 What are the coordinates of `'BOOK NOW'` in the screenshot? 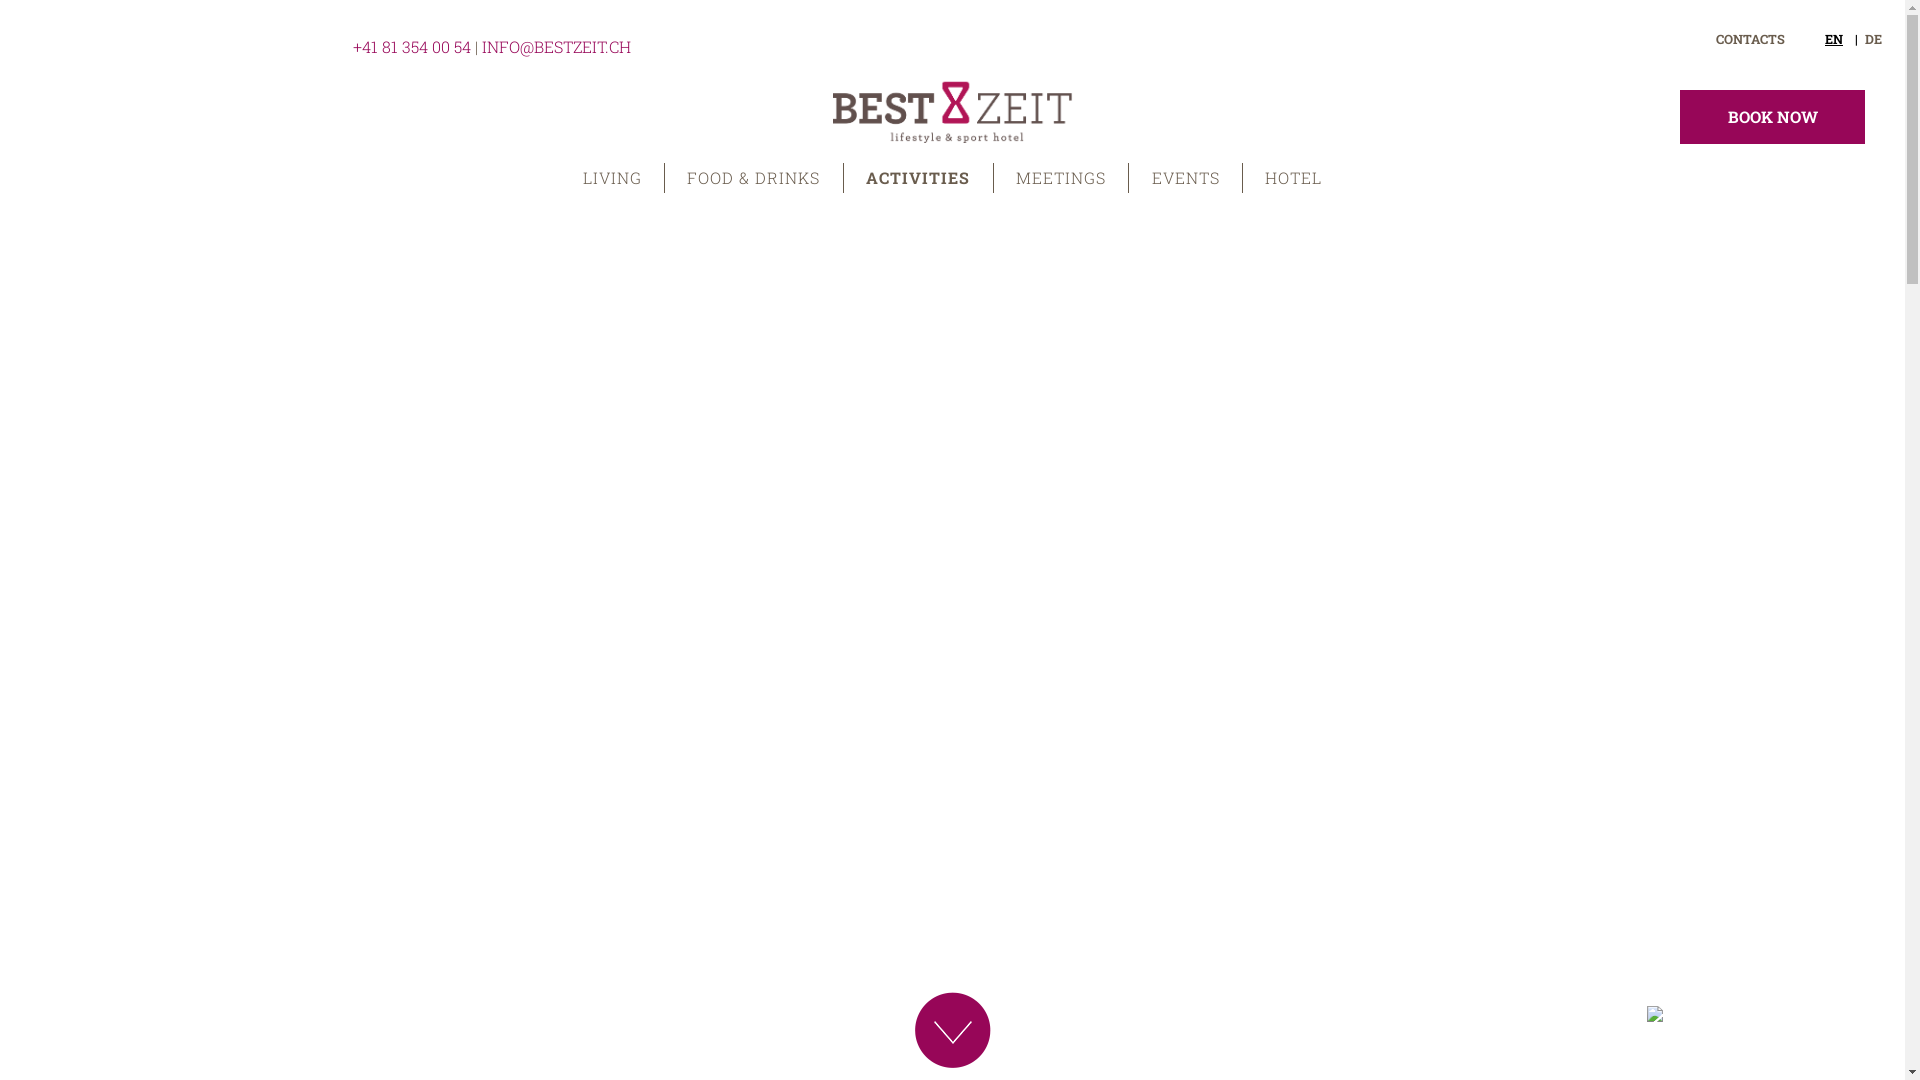 It's located at (1772, 116).